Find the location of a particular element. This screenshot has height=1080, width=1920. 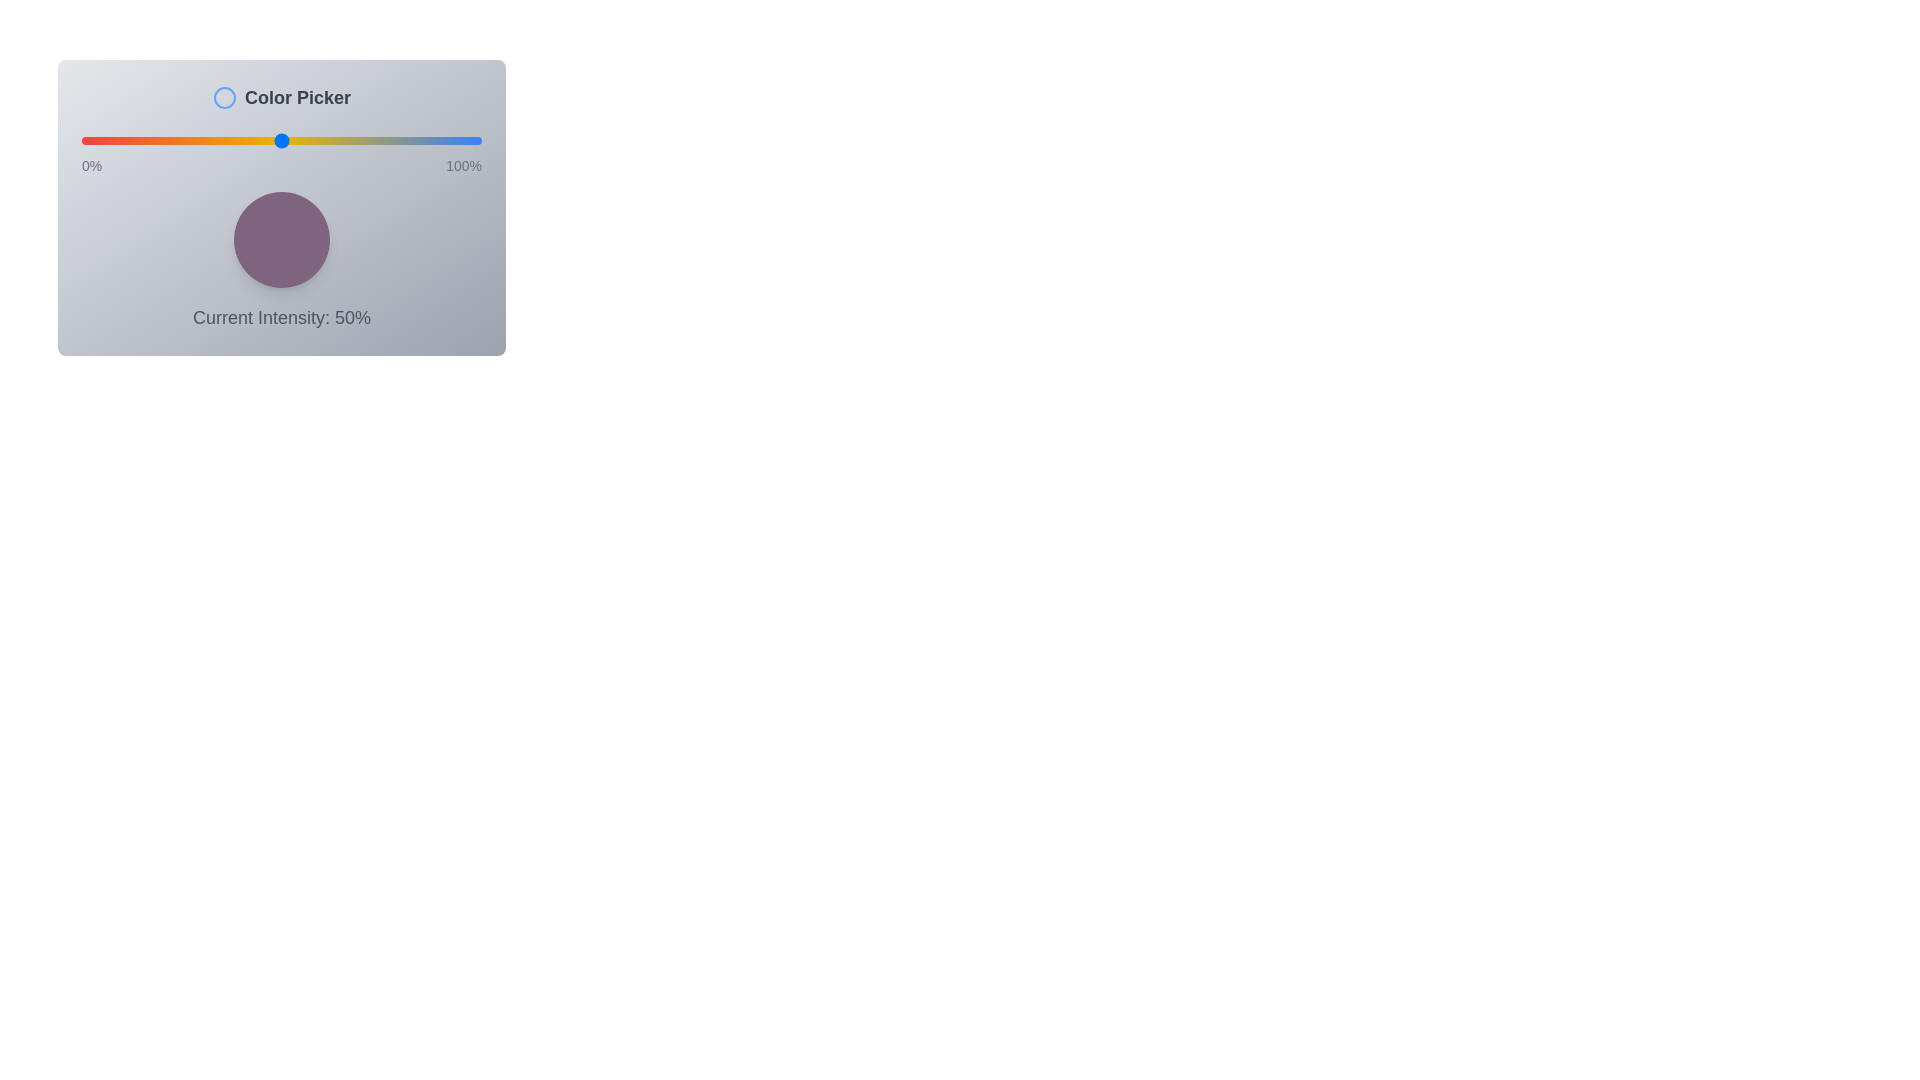

the intensity slider to 88% is located at coordinates (432, 140).